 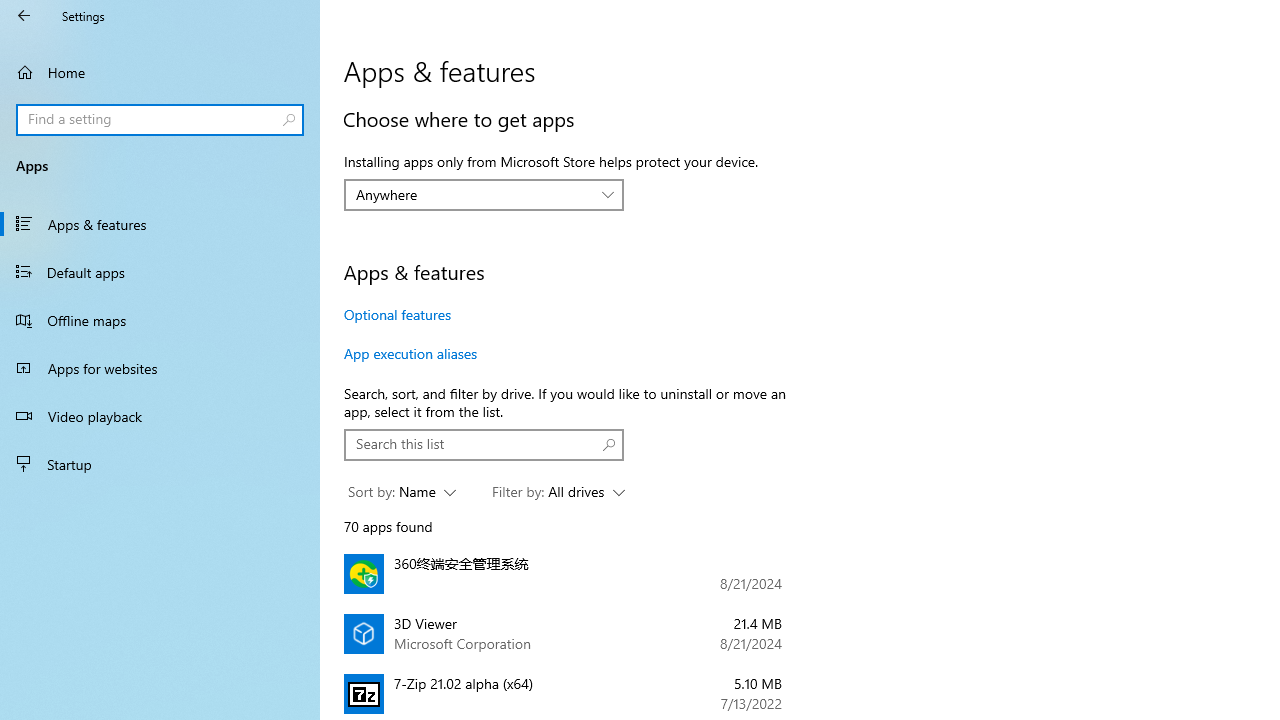 I want to click on 'Offline maps', so click(x=160, y=319).